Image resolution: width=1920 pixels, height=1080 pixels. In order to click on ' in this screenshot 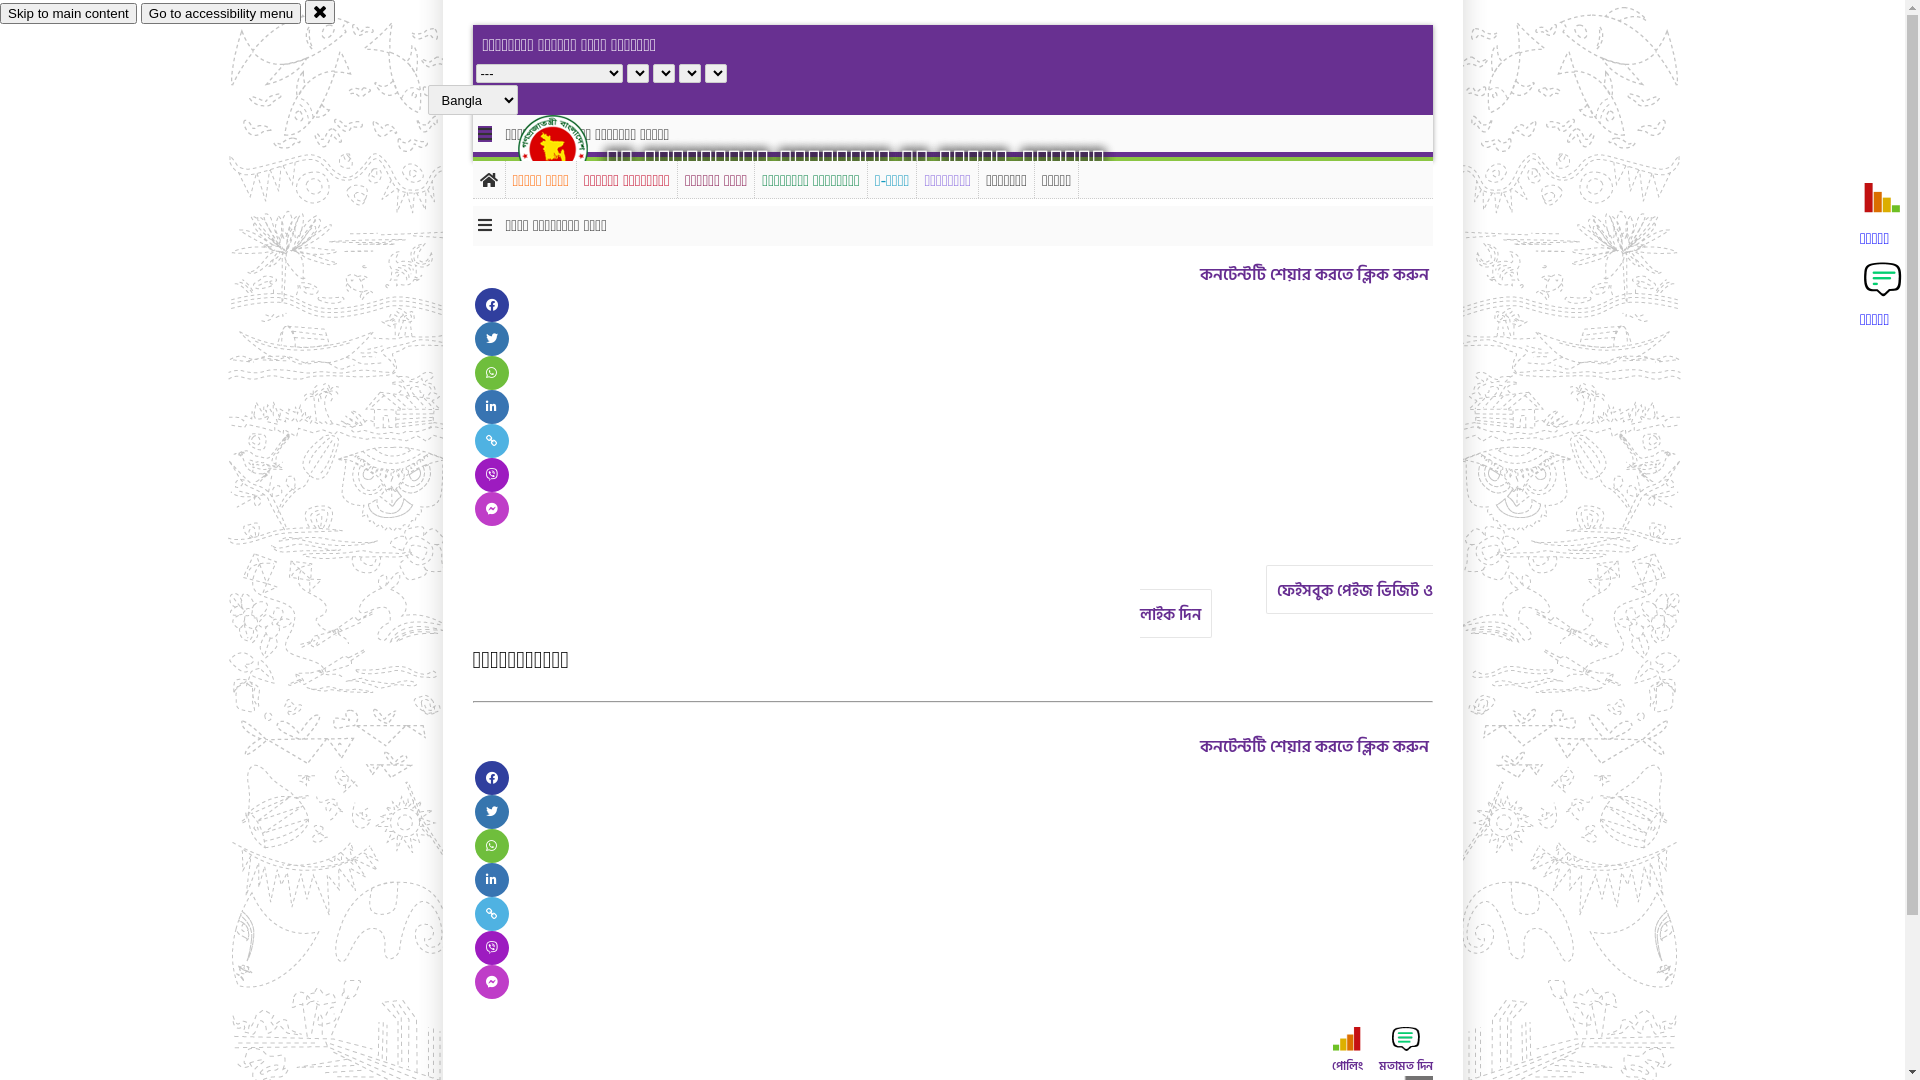, I will do `click(569, 148)`.